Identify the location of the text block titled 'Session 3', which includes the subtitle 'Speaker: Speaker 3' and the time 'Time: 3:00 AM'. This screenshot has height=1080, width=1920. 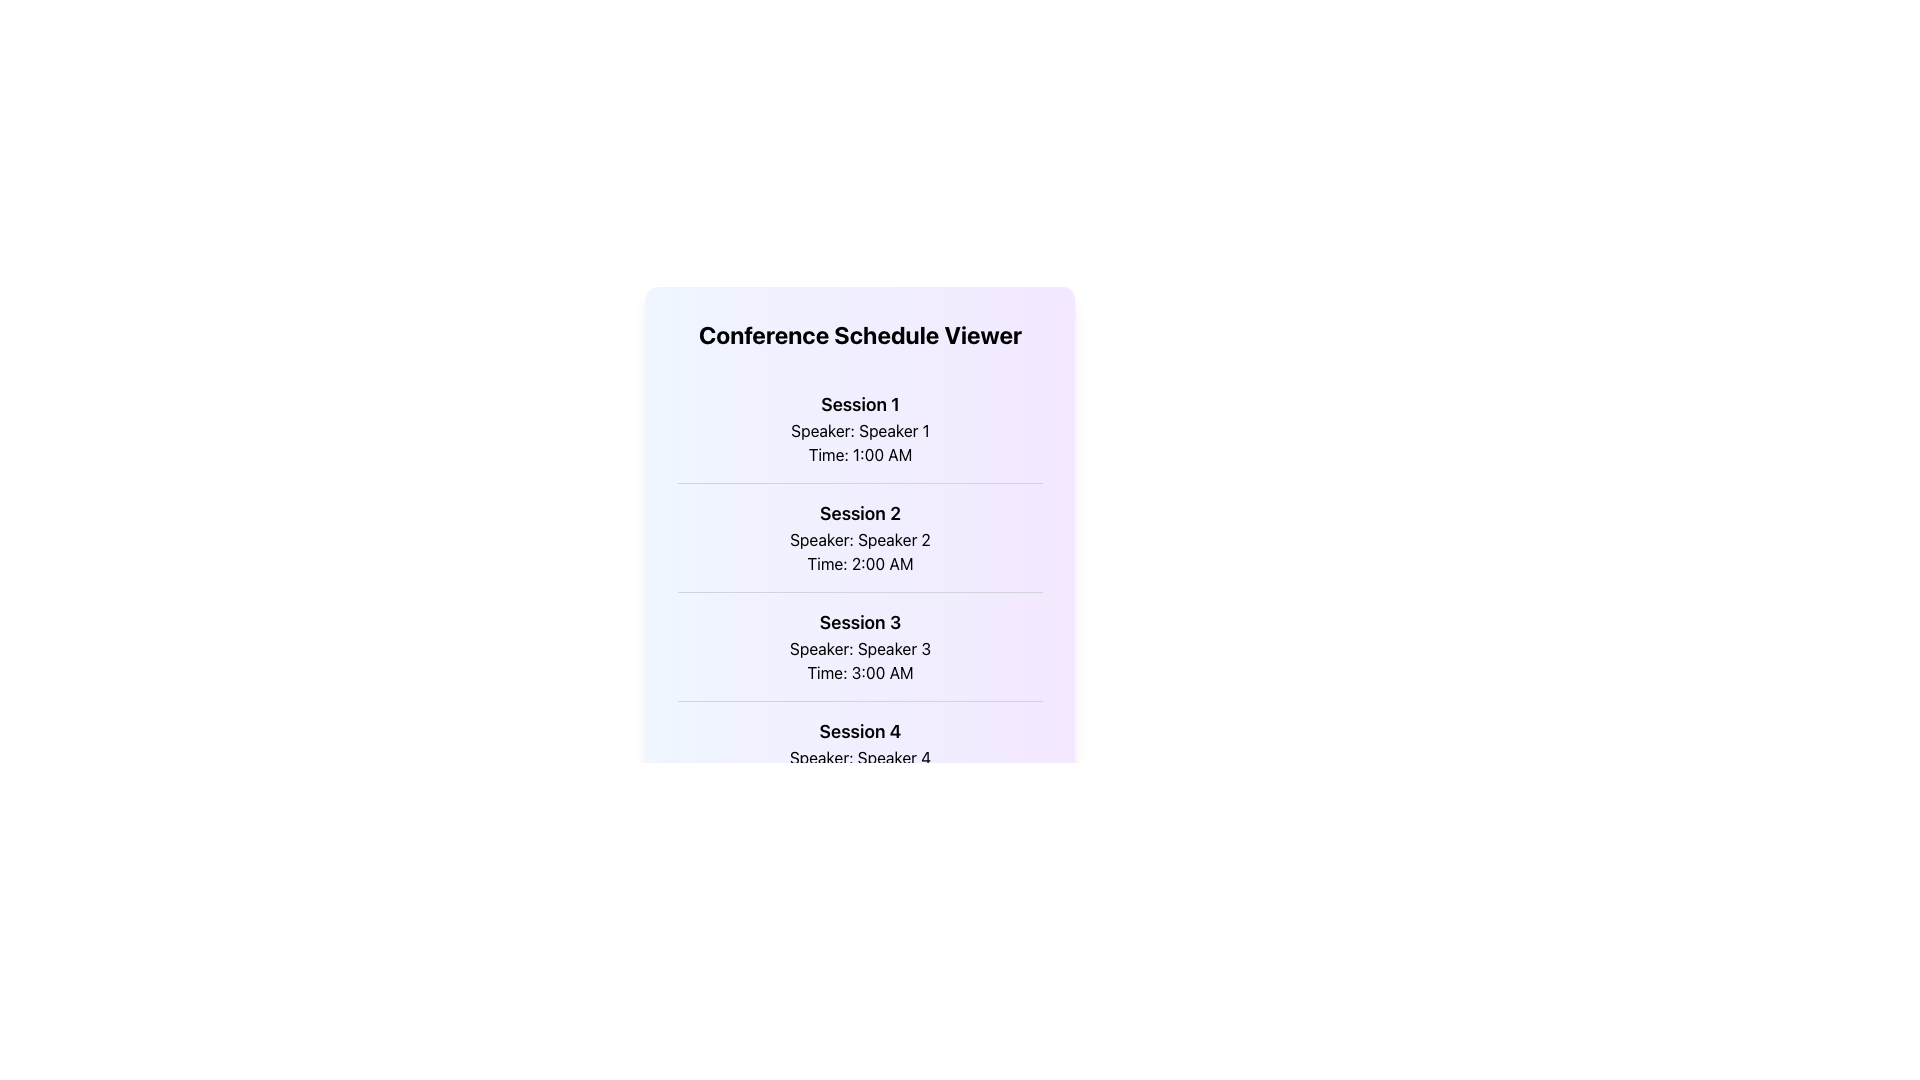
(860, 646).